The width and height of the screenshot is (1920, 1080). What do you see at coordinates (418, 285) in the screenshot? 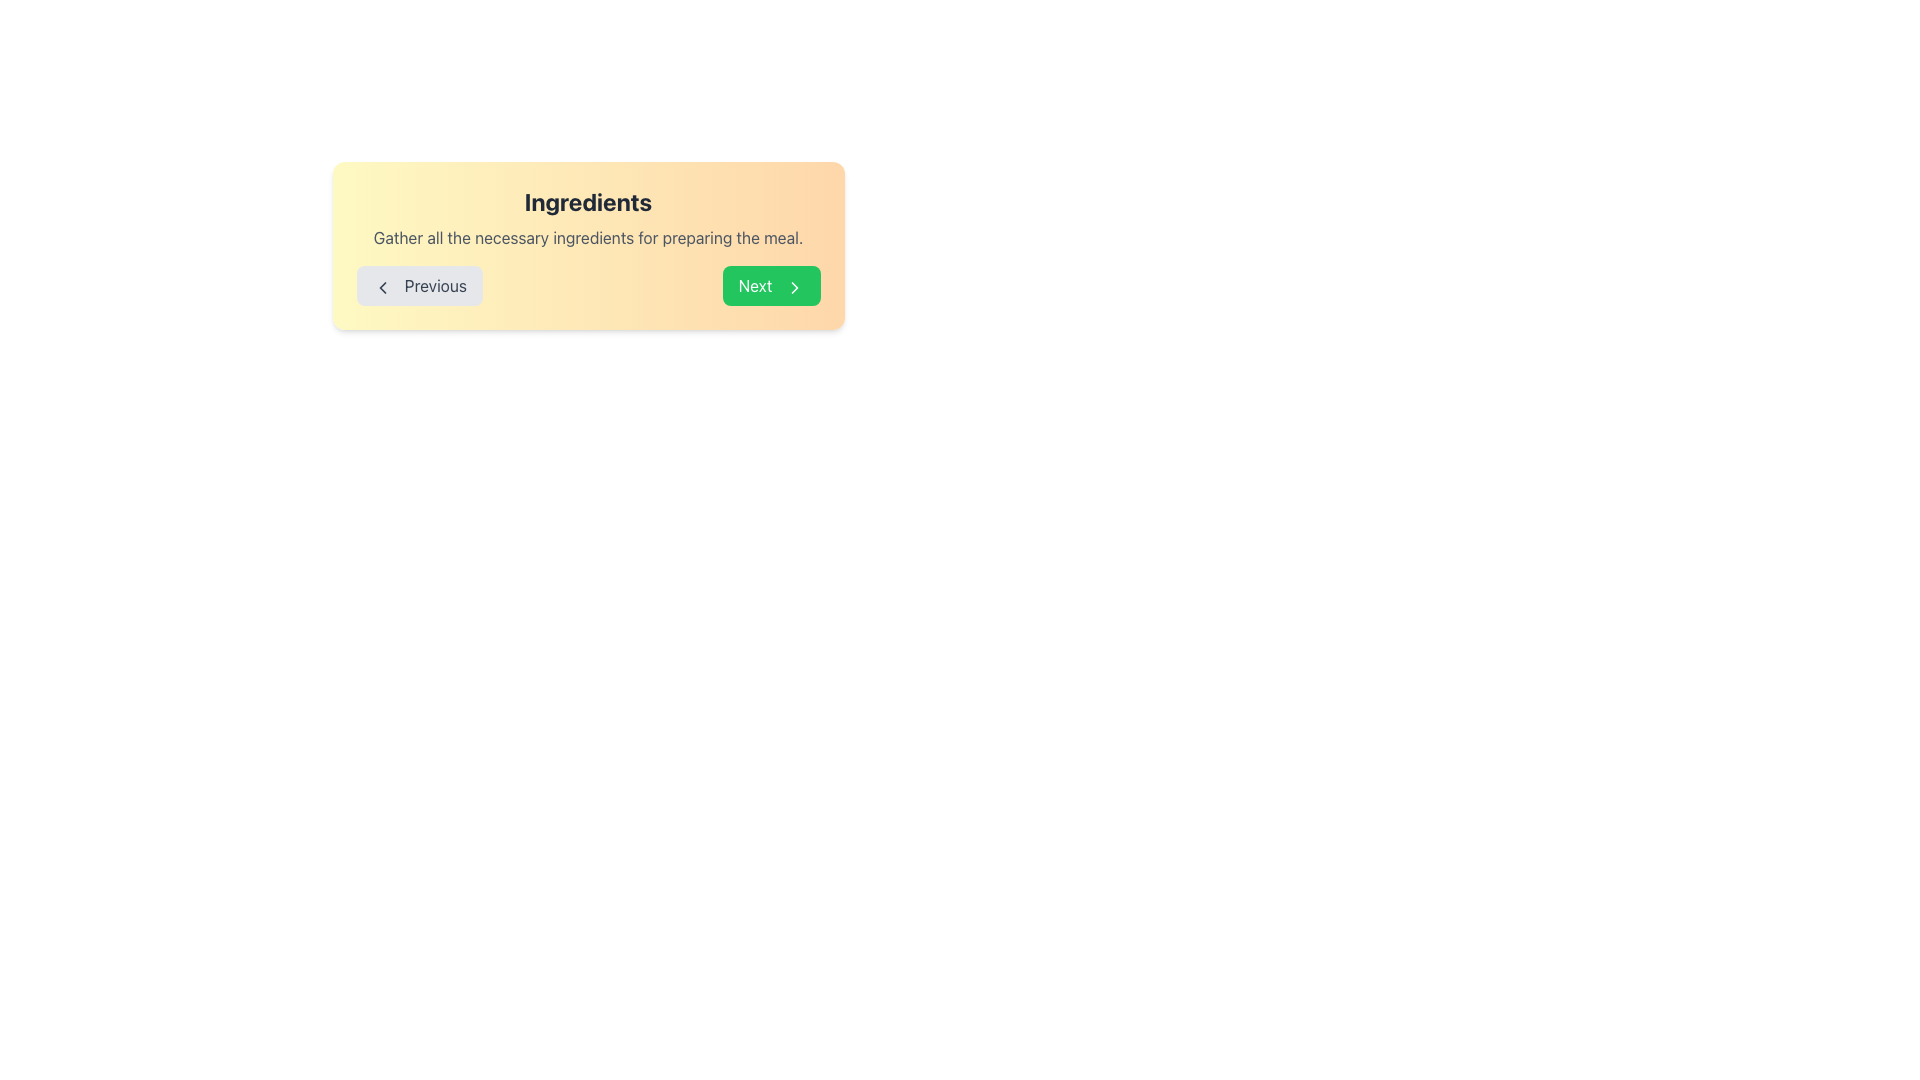
I see `the 'Previous' button with a leftward arrow icon, which is styled with a light gray background and medium gray text, located on the left side of the navigation panel` at bounding box center [418, 285].